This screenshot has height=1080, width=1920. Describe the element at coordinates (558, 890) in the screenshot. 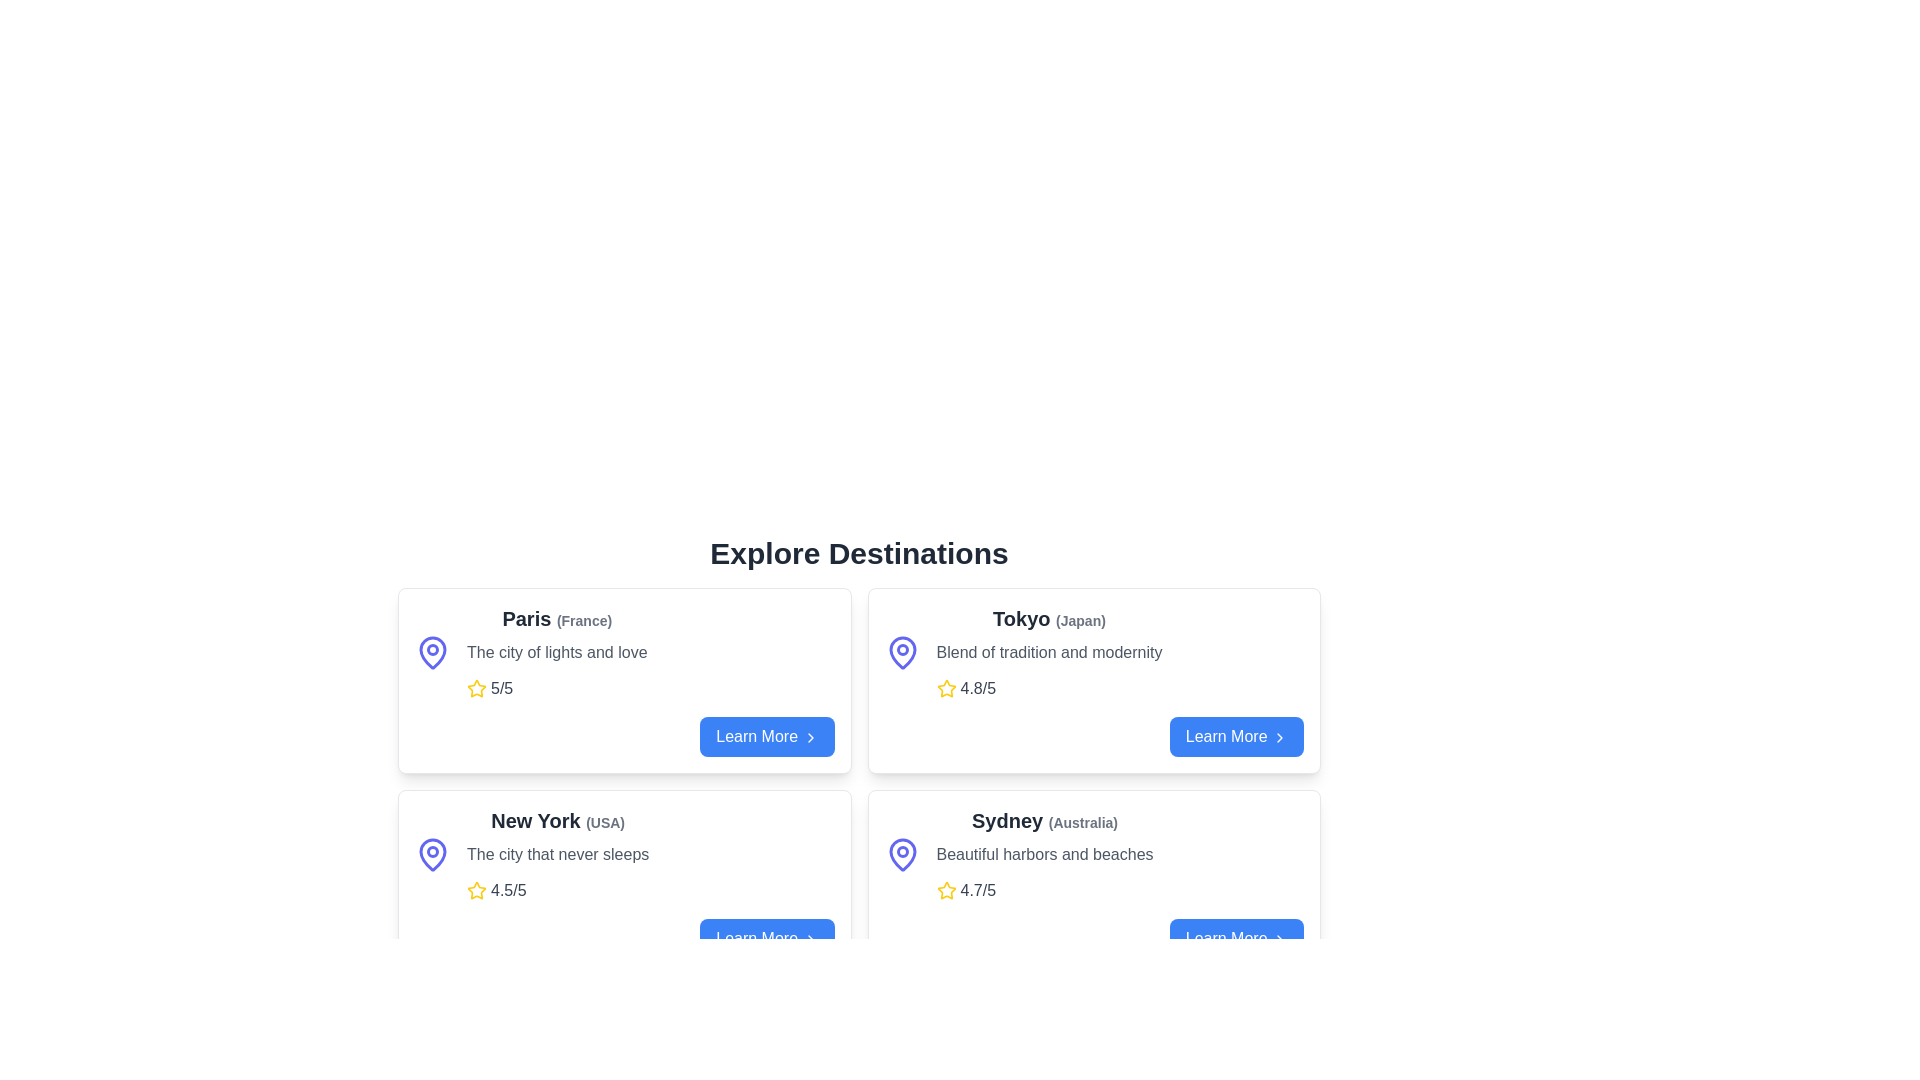

I see `the rating display for 'New York (USA)'` at that location.